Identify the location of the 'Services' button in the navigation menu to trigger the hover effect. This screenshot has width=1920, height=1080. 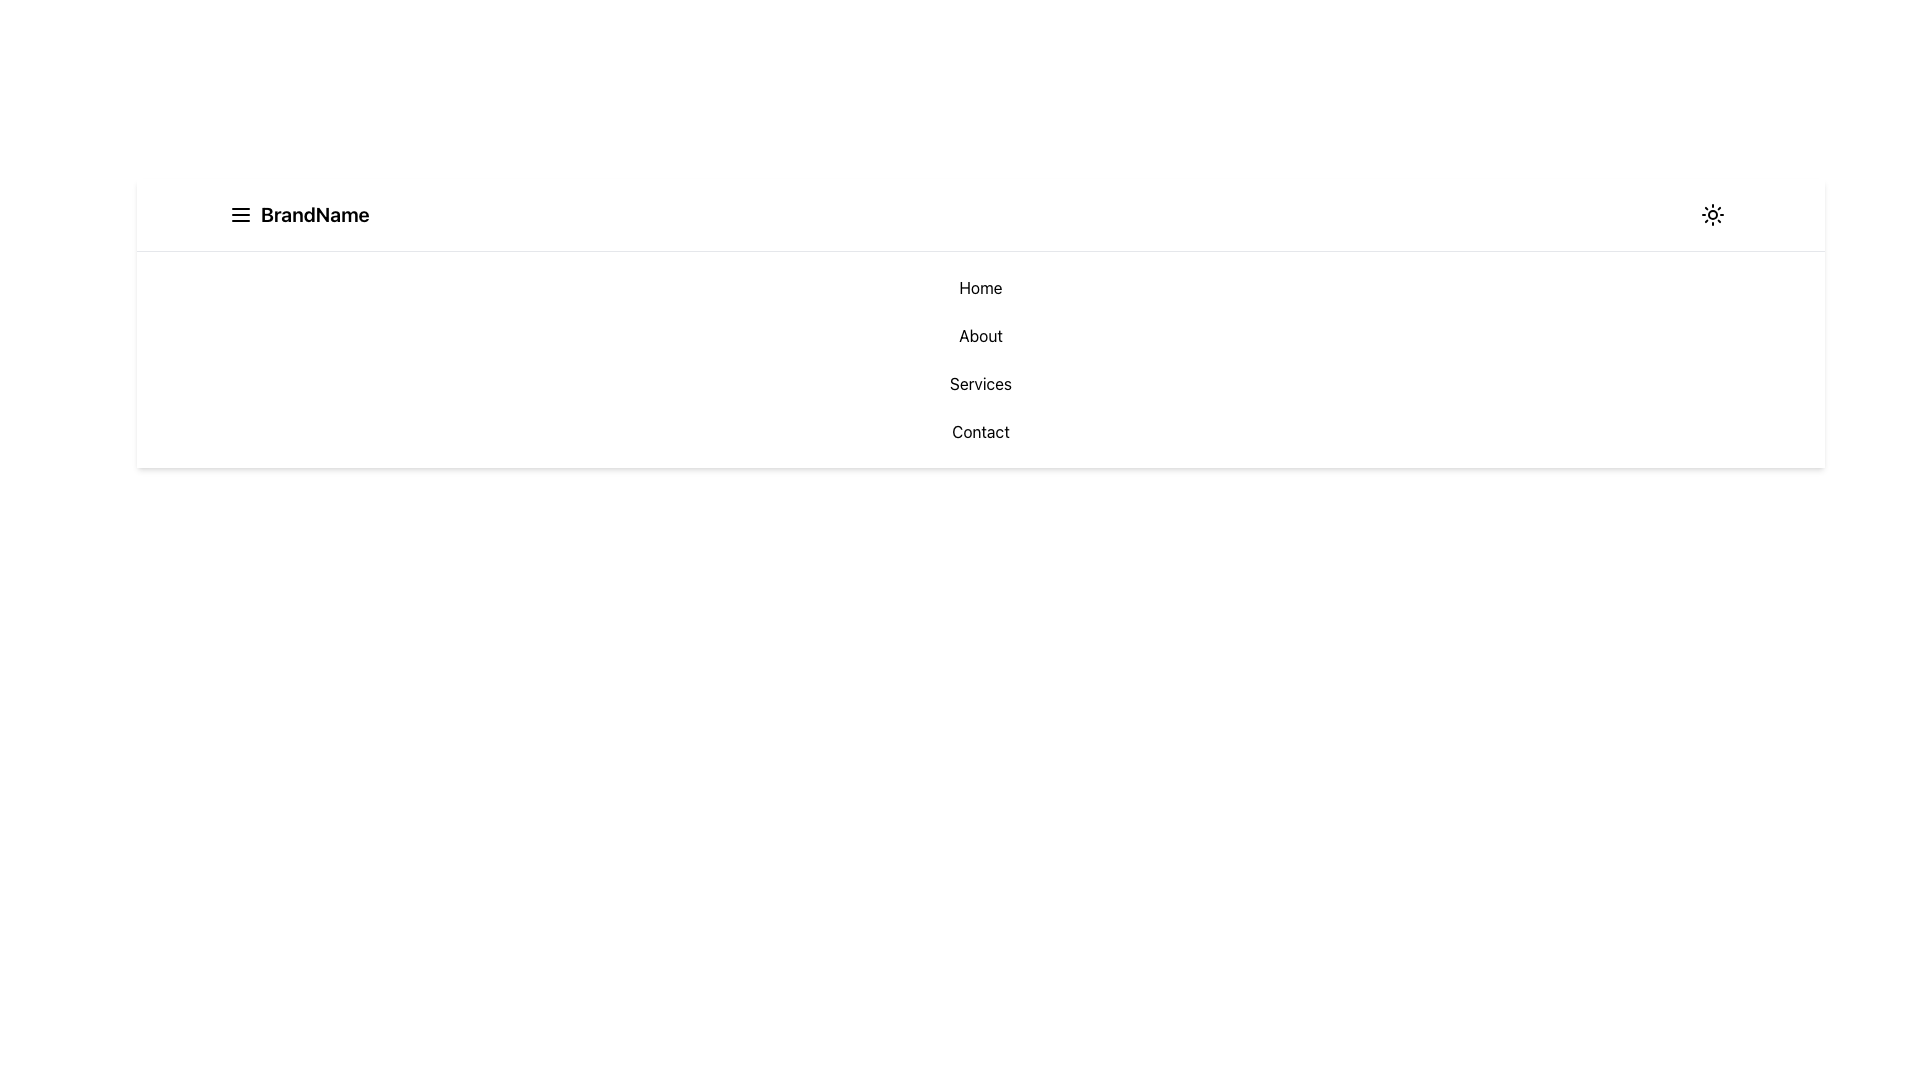
(980, 384).